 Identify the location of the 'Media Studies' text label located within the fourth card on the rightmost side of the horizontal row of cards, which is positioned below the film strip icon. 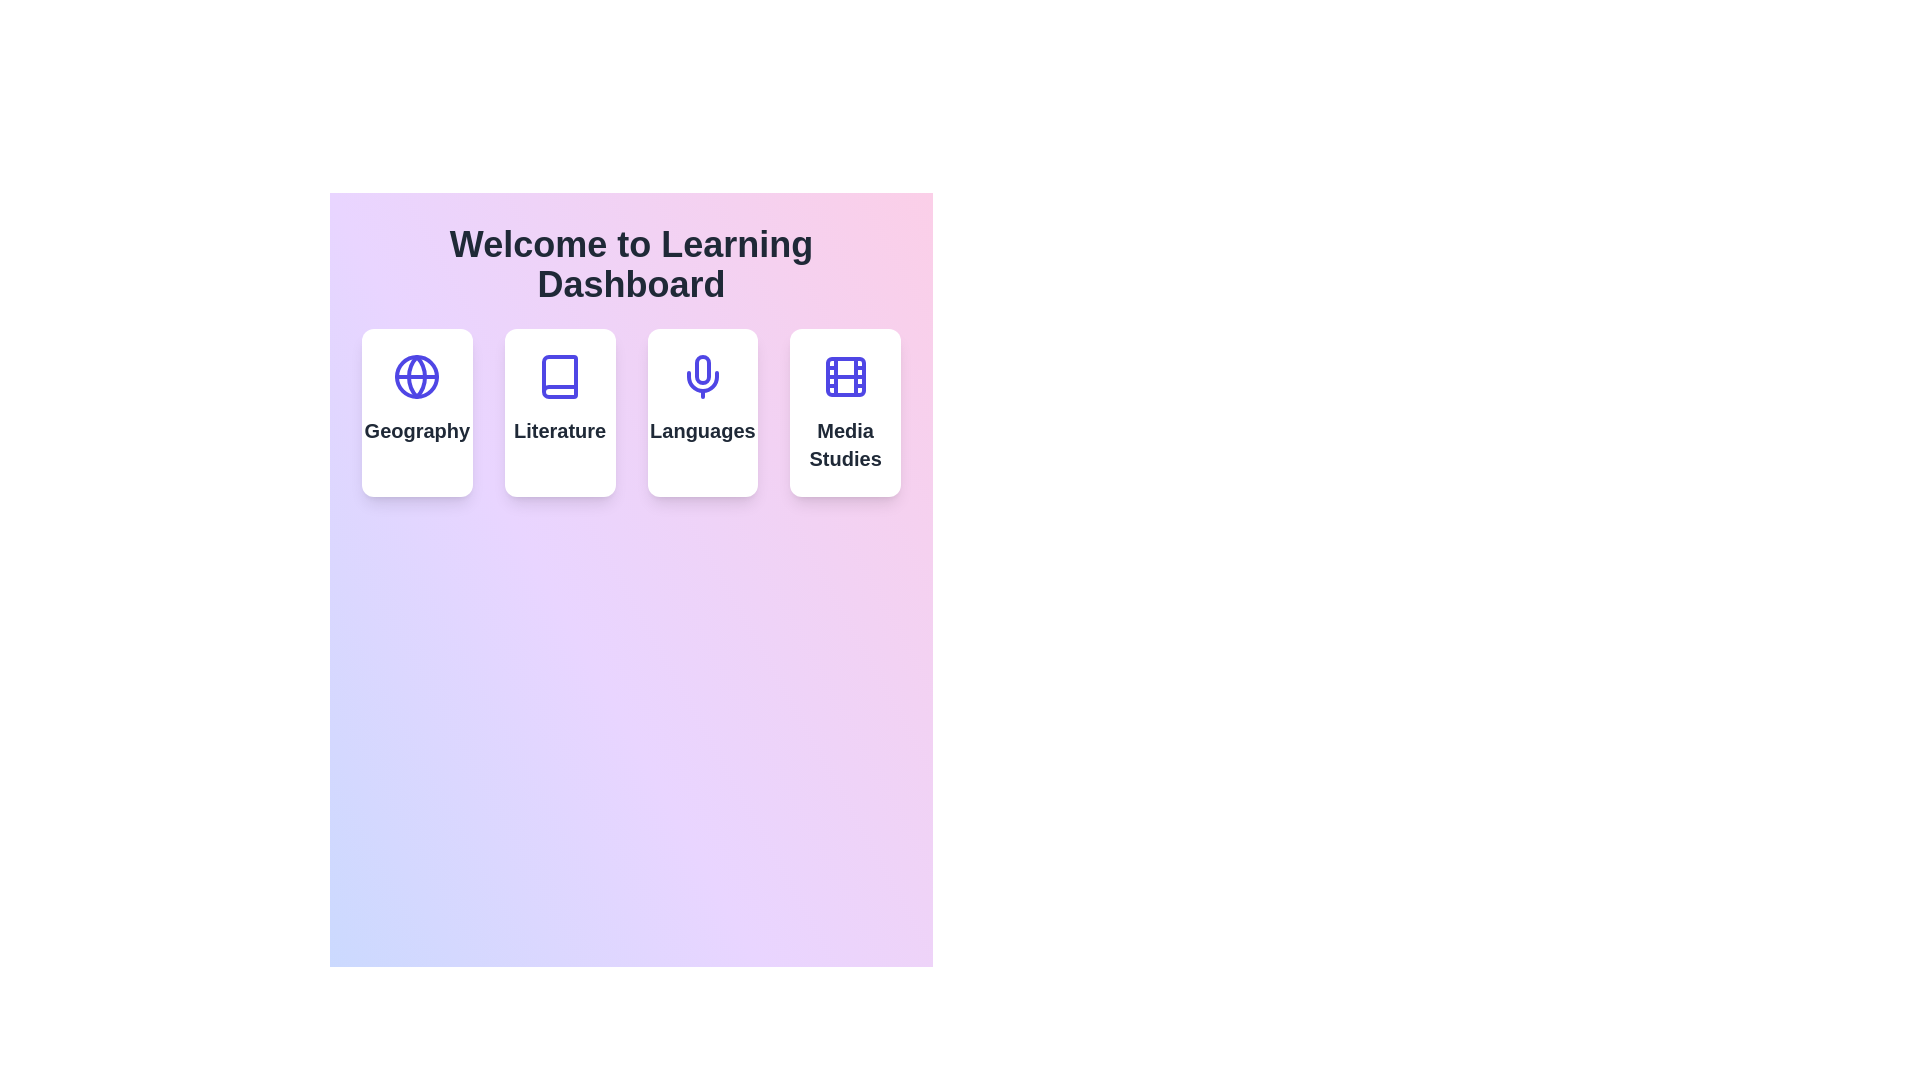
(845, 443).